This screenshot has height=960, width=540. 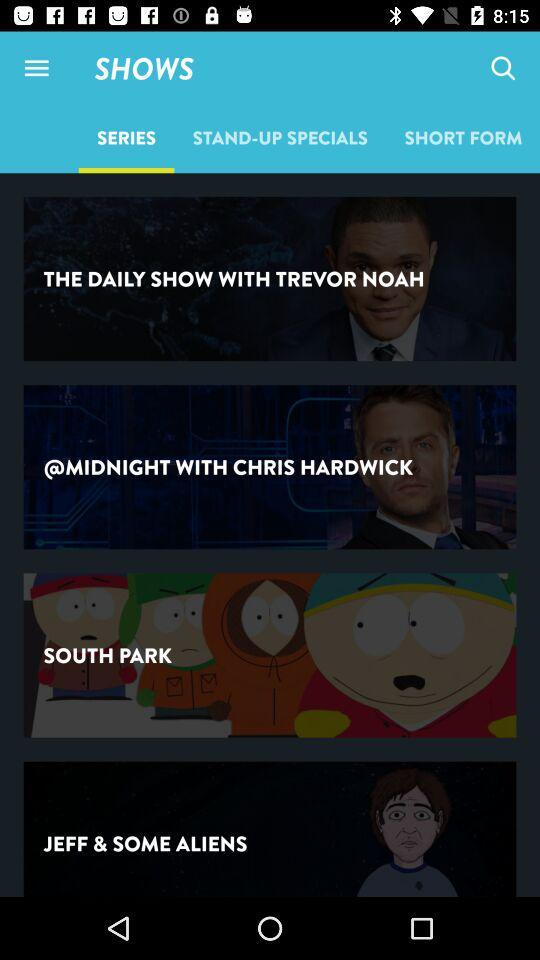 I want to click on the item below the shows, so click(x=279, y=136).